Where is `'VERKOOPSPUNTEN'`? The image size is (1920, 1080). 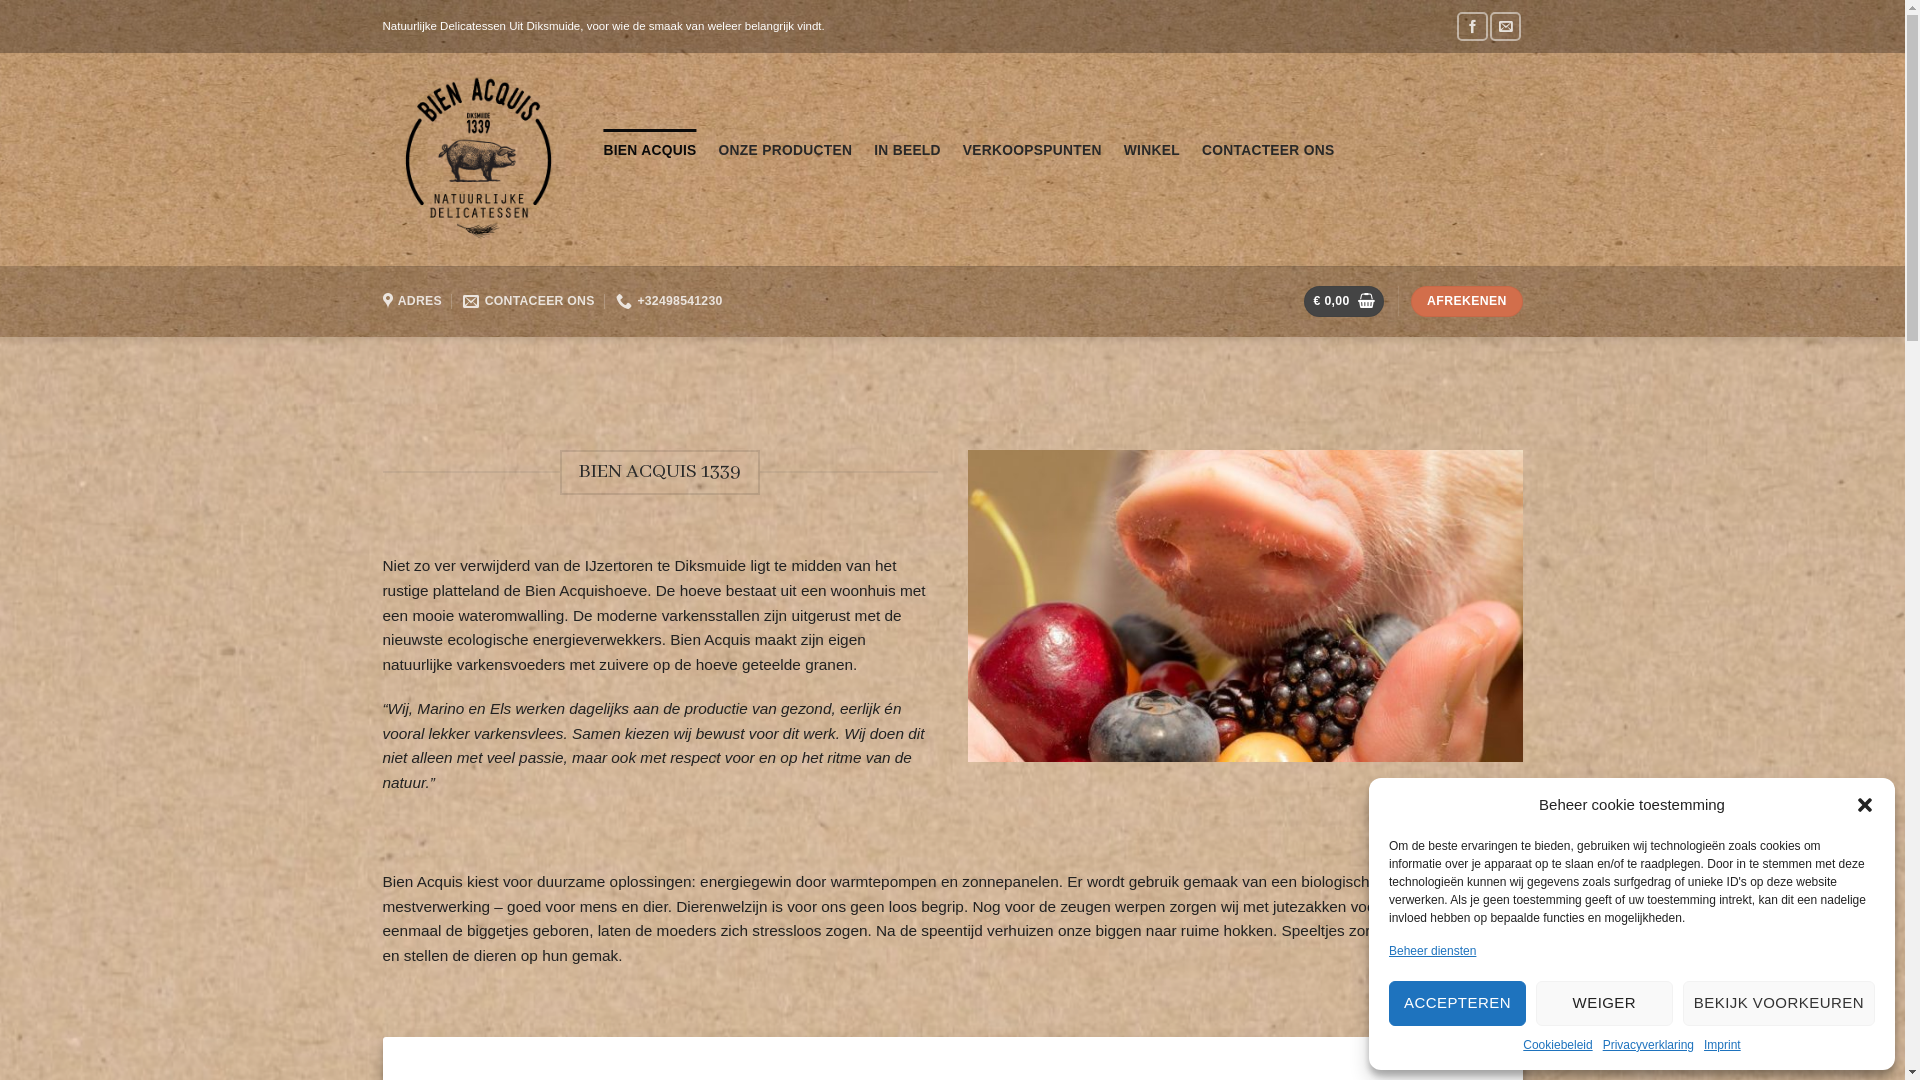
'VERKOOPSPUNTEN' is located at coordinates (1032, 149).